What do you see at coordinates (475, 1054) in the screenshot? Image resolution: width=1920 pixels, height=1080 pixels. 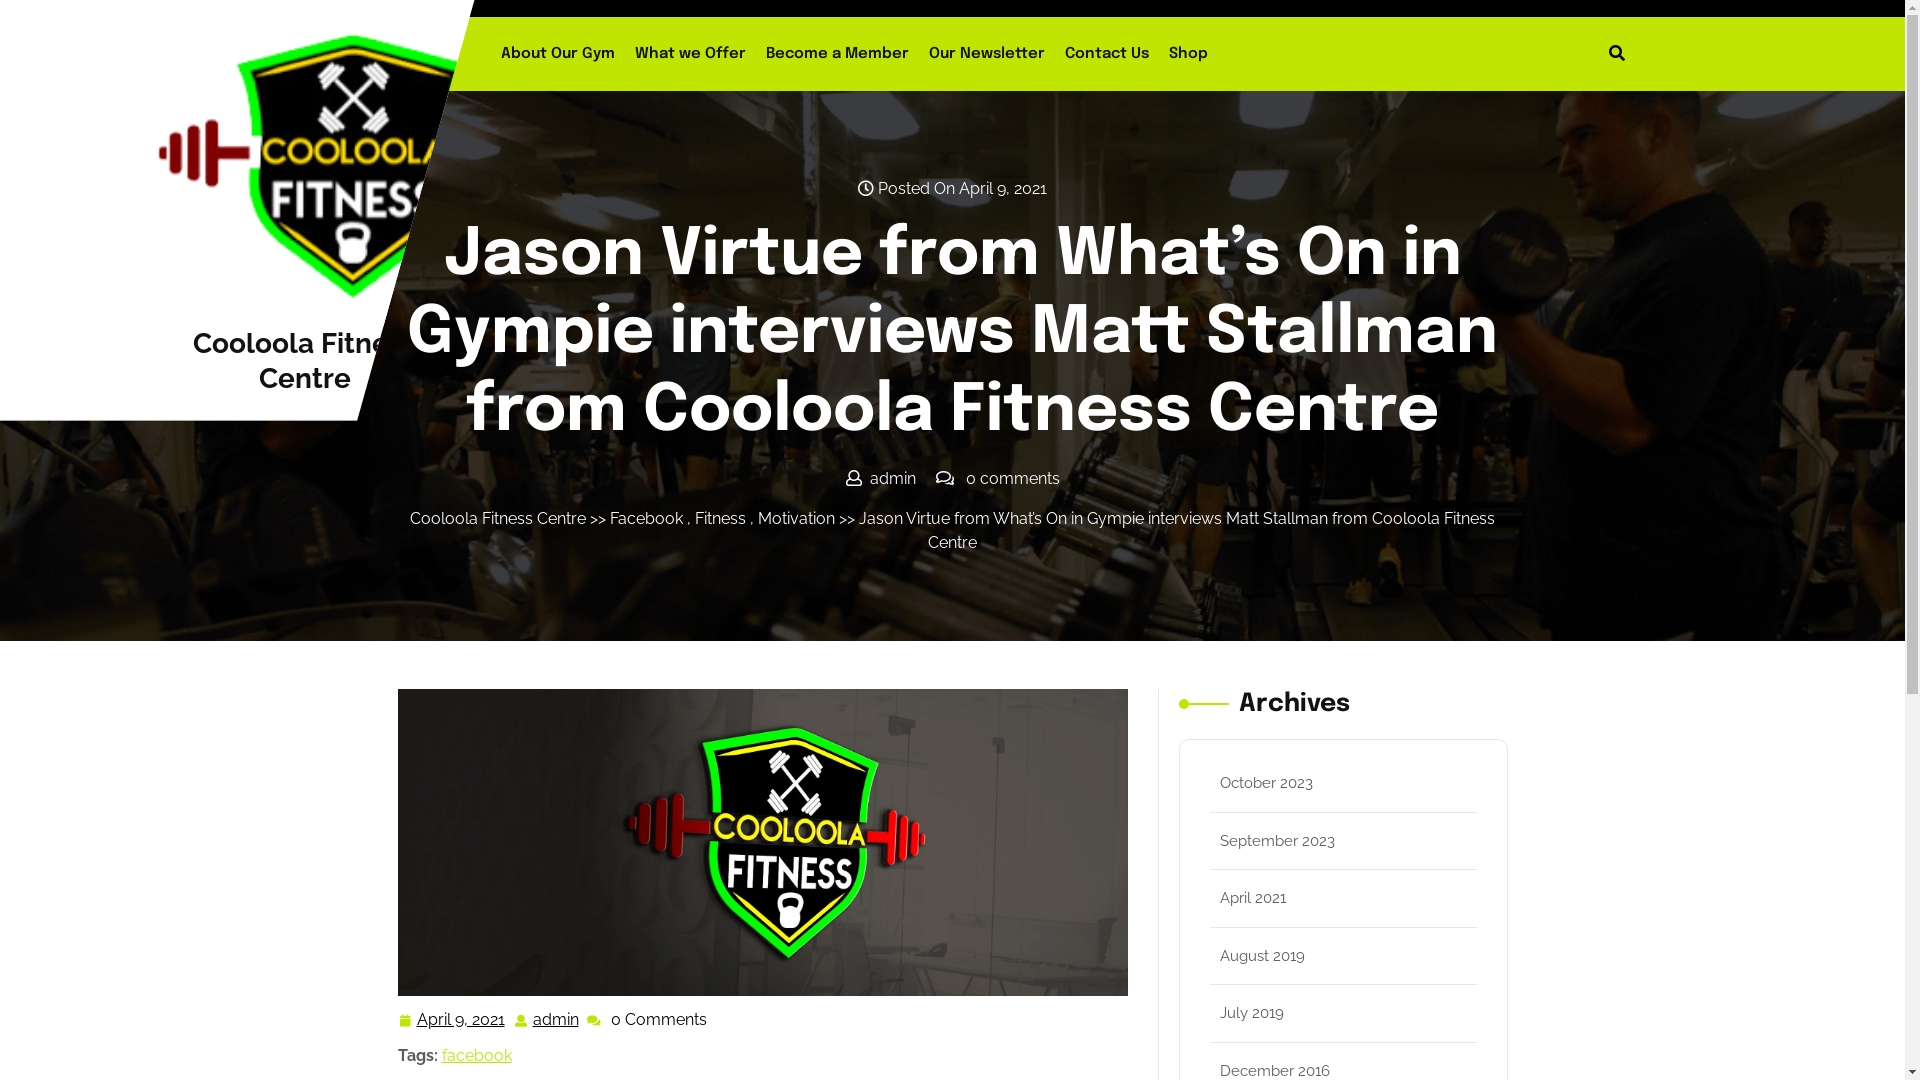 I see `'facebook'` at bounding box center [475, 1054].